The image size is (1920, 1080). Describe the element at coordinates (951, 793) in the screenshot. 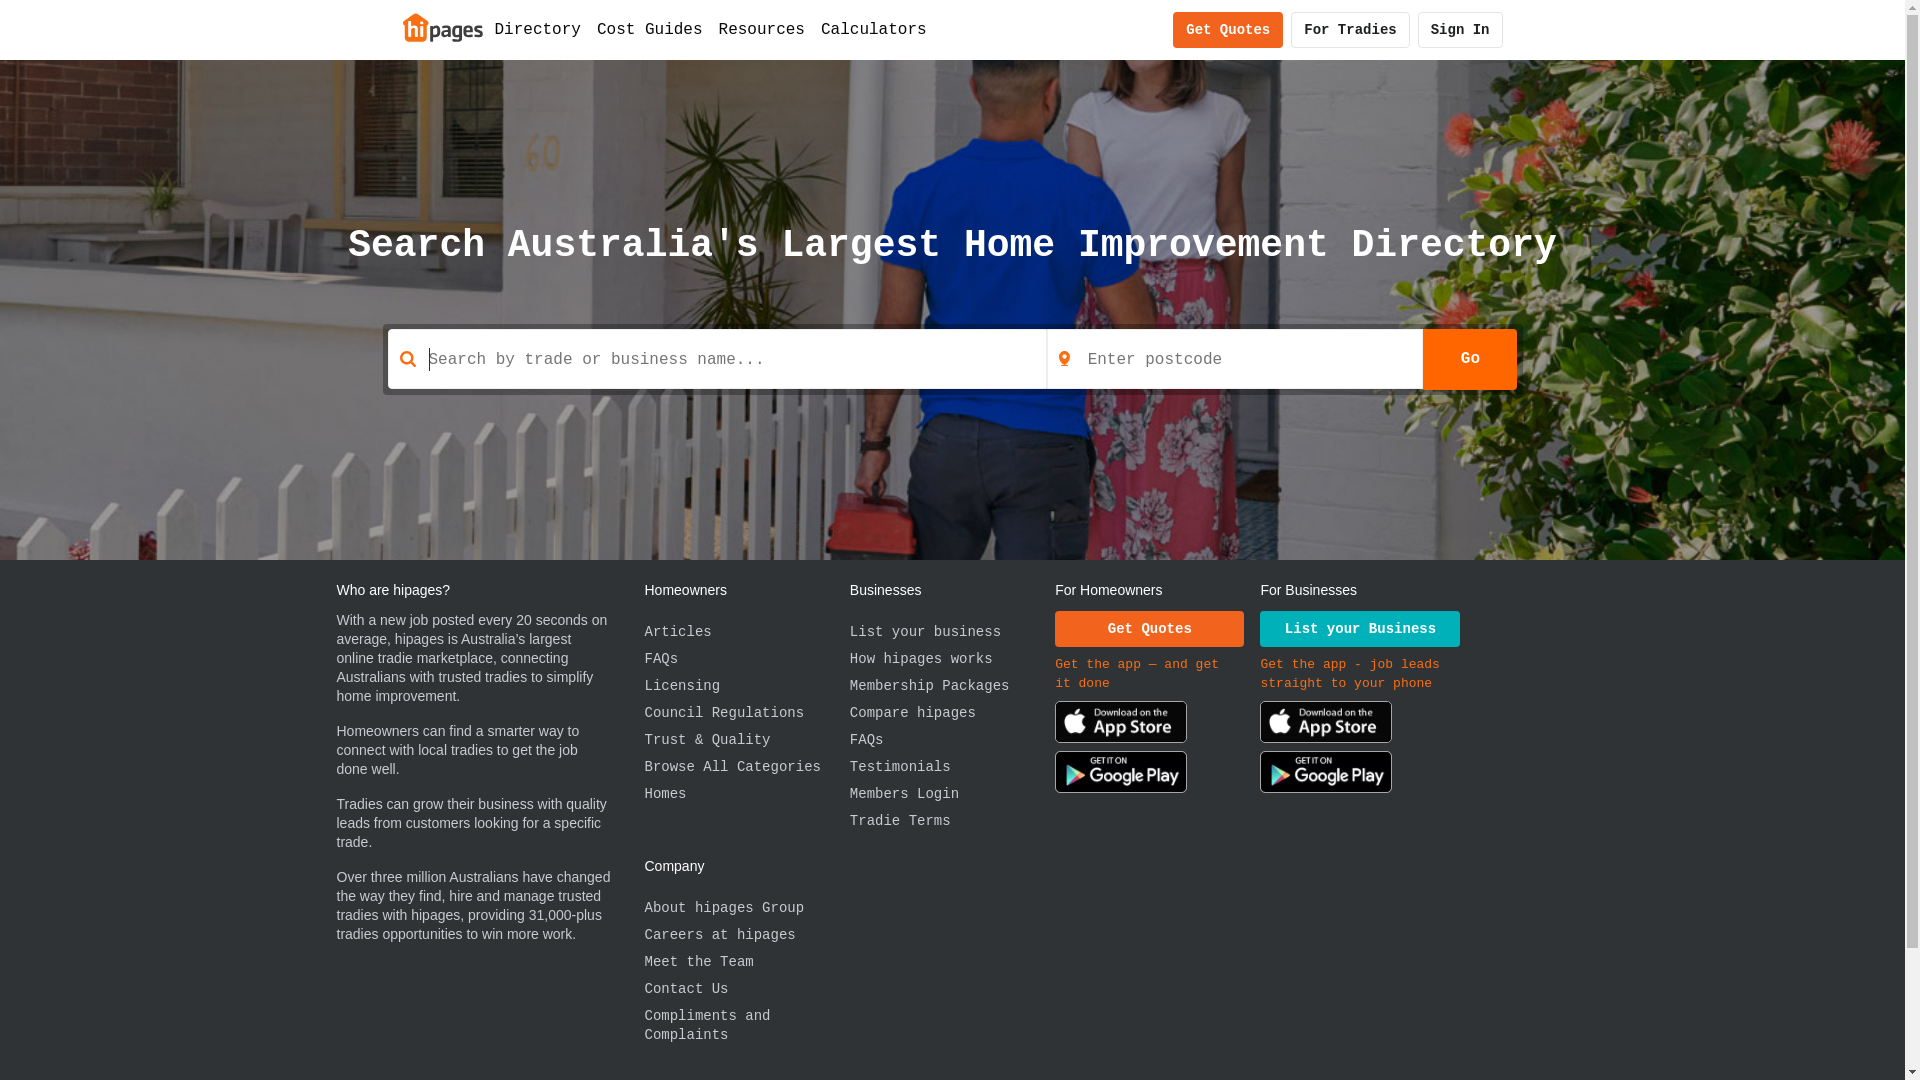

I see `'Members Login'` at that location.